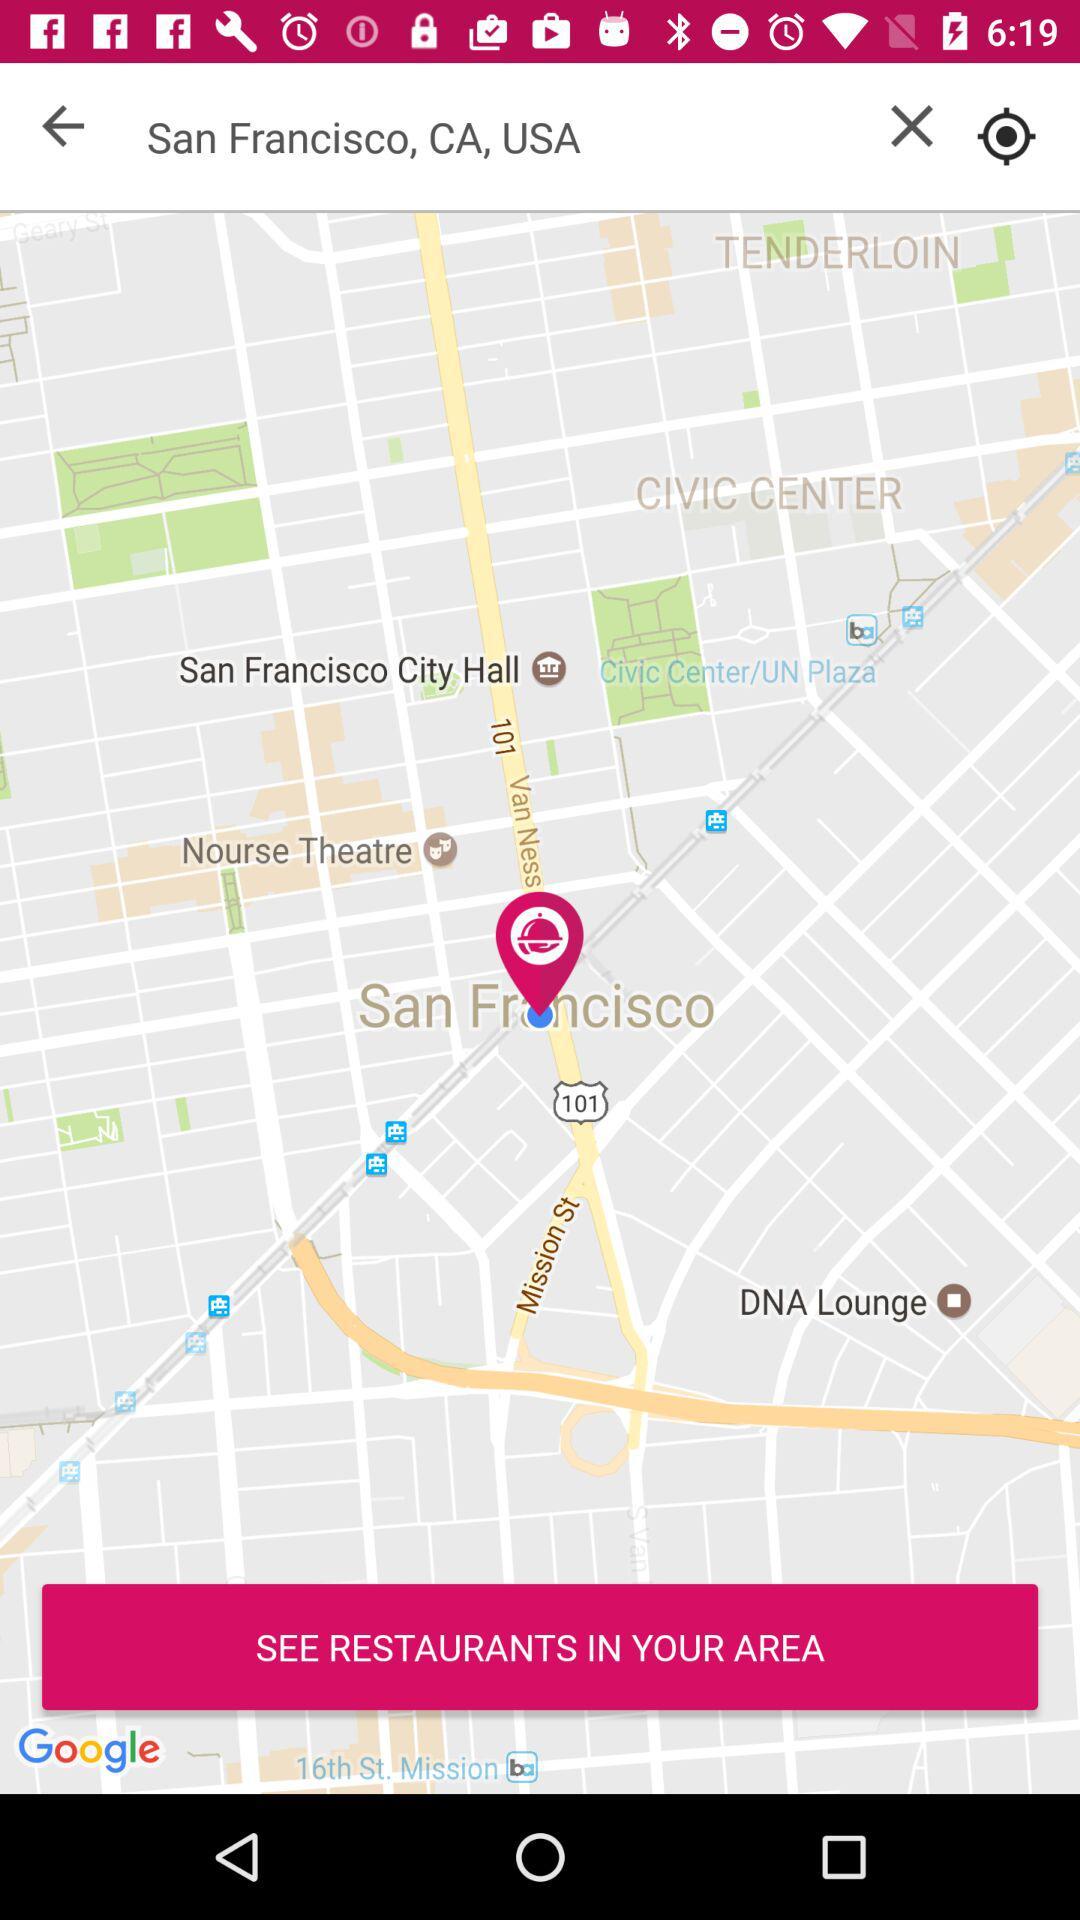 Image resolution: width=1080 pixels, height=1920 pixels. I want to click on current location, so click(1006, 135).